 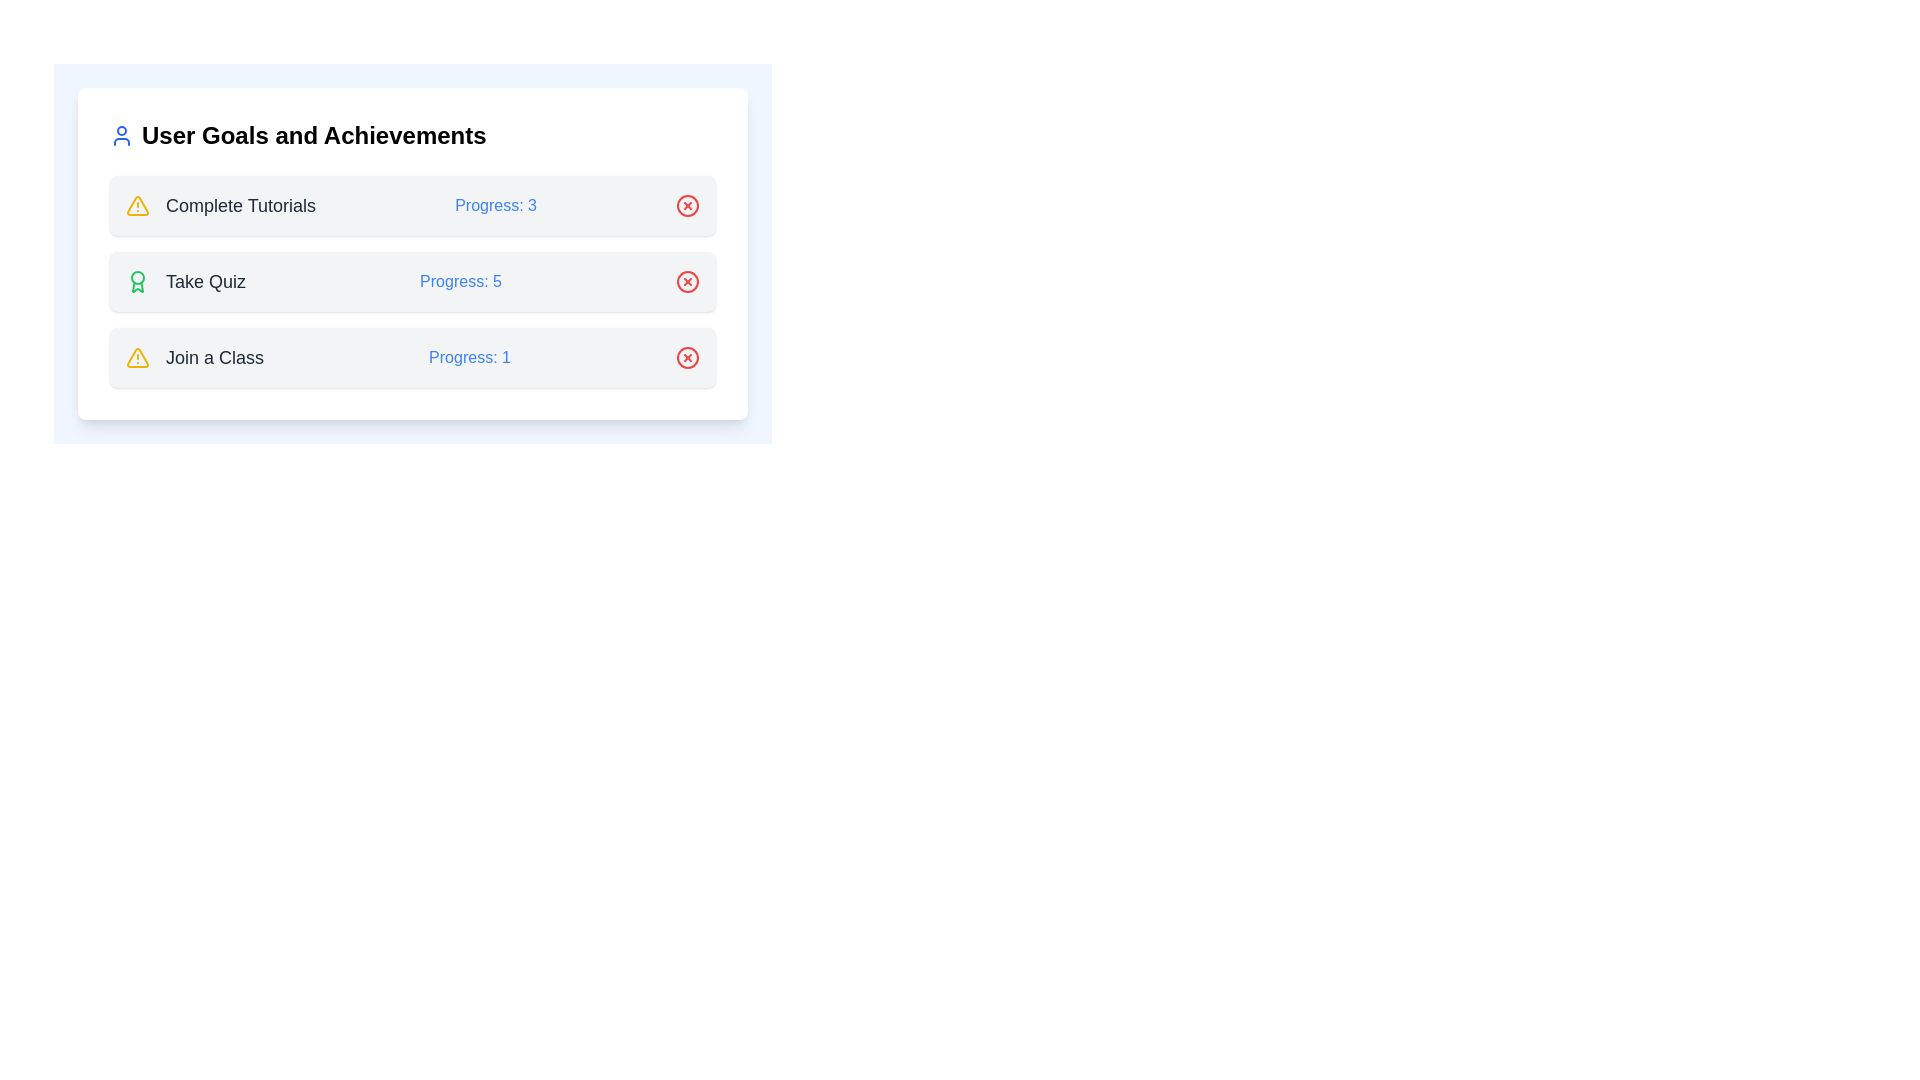 What do you see at coordinates (137, 277) in the screenshot?
I see `the decorative Circle SVG element located to the left of the 'Take Quiz' label in the 'User Goals and Achievements' section using accessibility tools` at bounding box center [137, 277].